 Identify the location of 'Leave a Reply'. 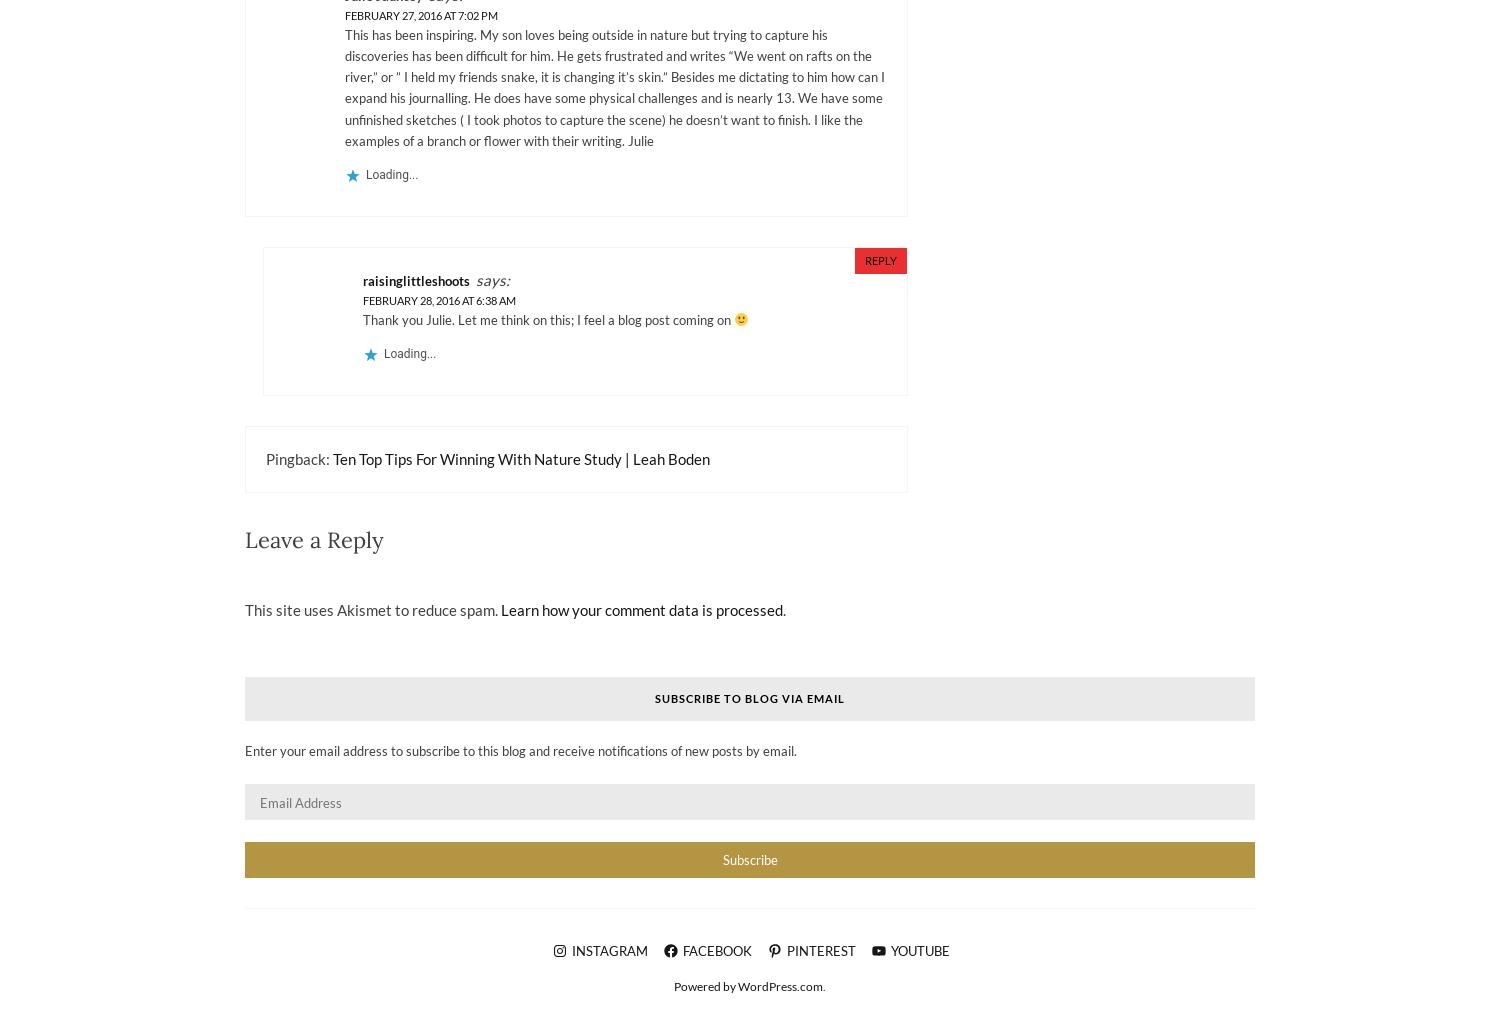
(243, 538).